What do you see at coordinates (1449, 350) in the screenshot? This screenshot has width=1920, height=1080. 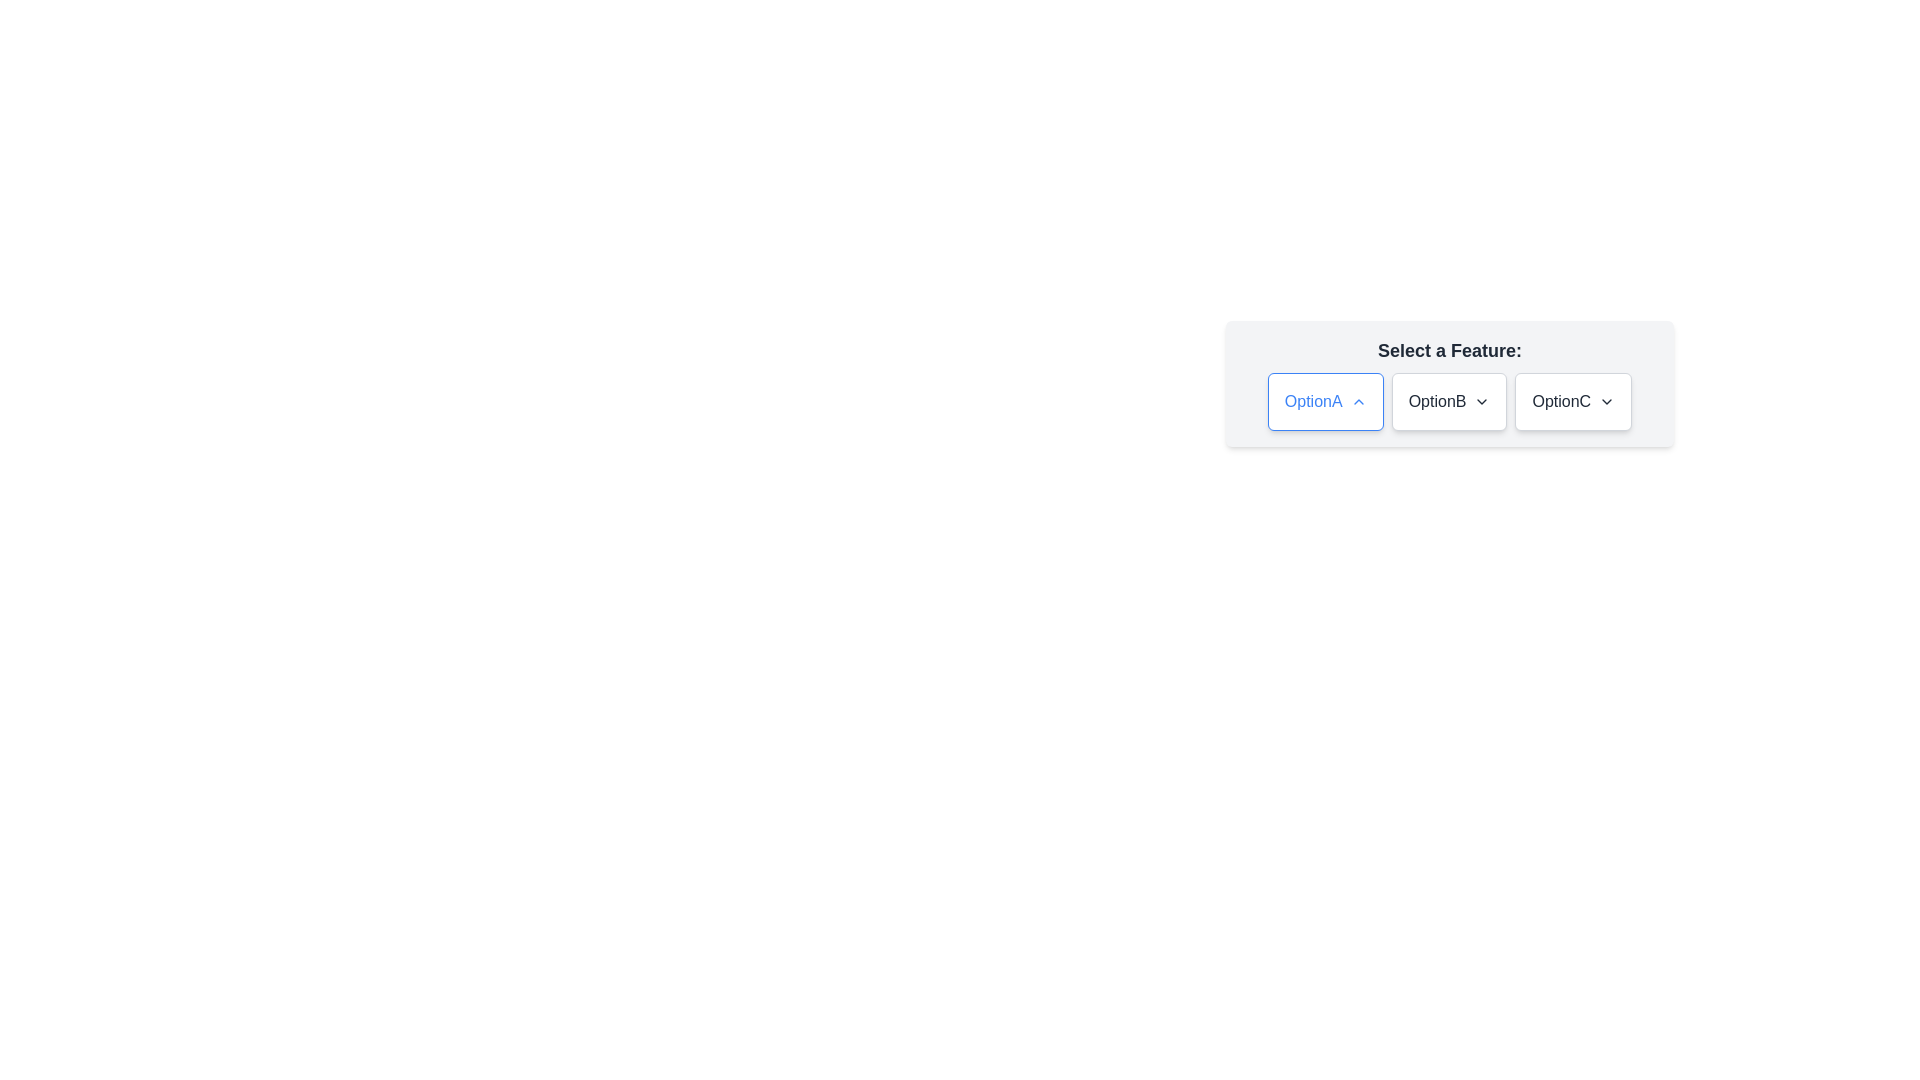 I see `the static text label displaying 'Select a Feature:' which is positioned at the top of the panel and is centered horizontally` at bounding box center [1449, 350].